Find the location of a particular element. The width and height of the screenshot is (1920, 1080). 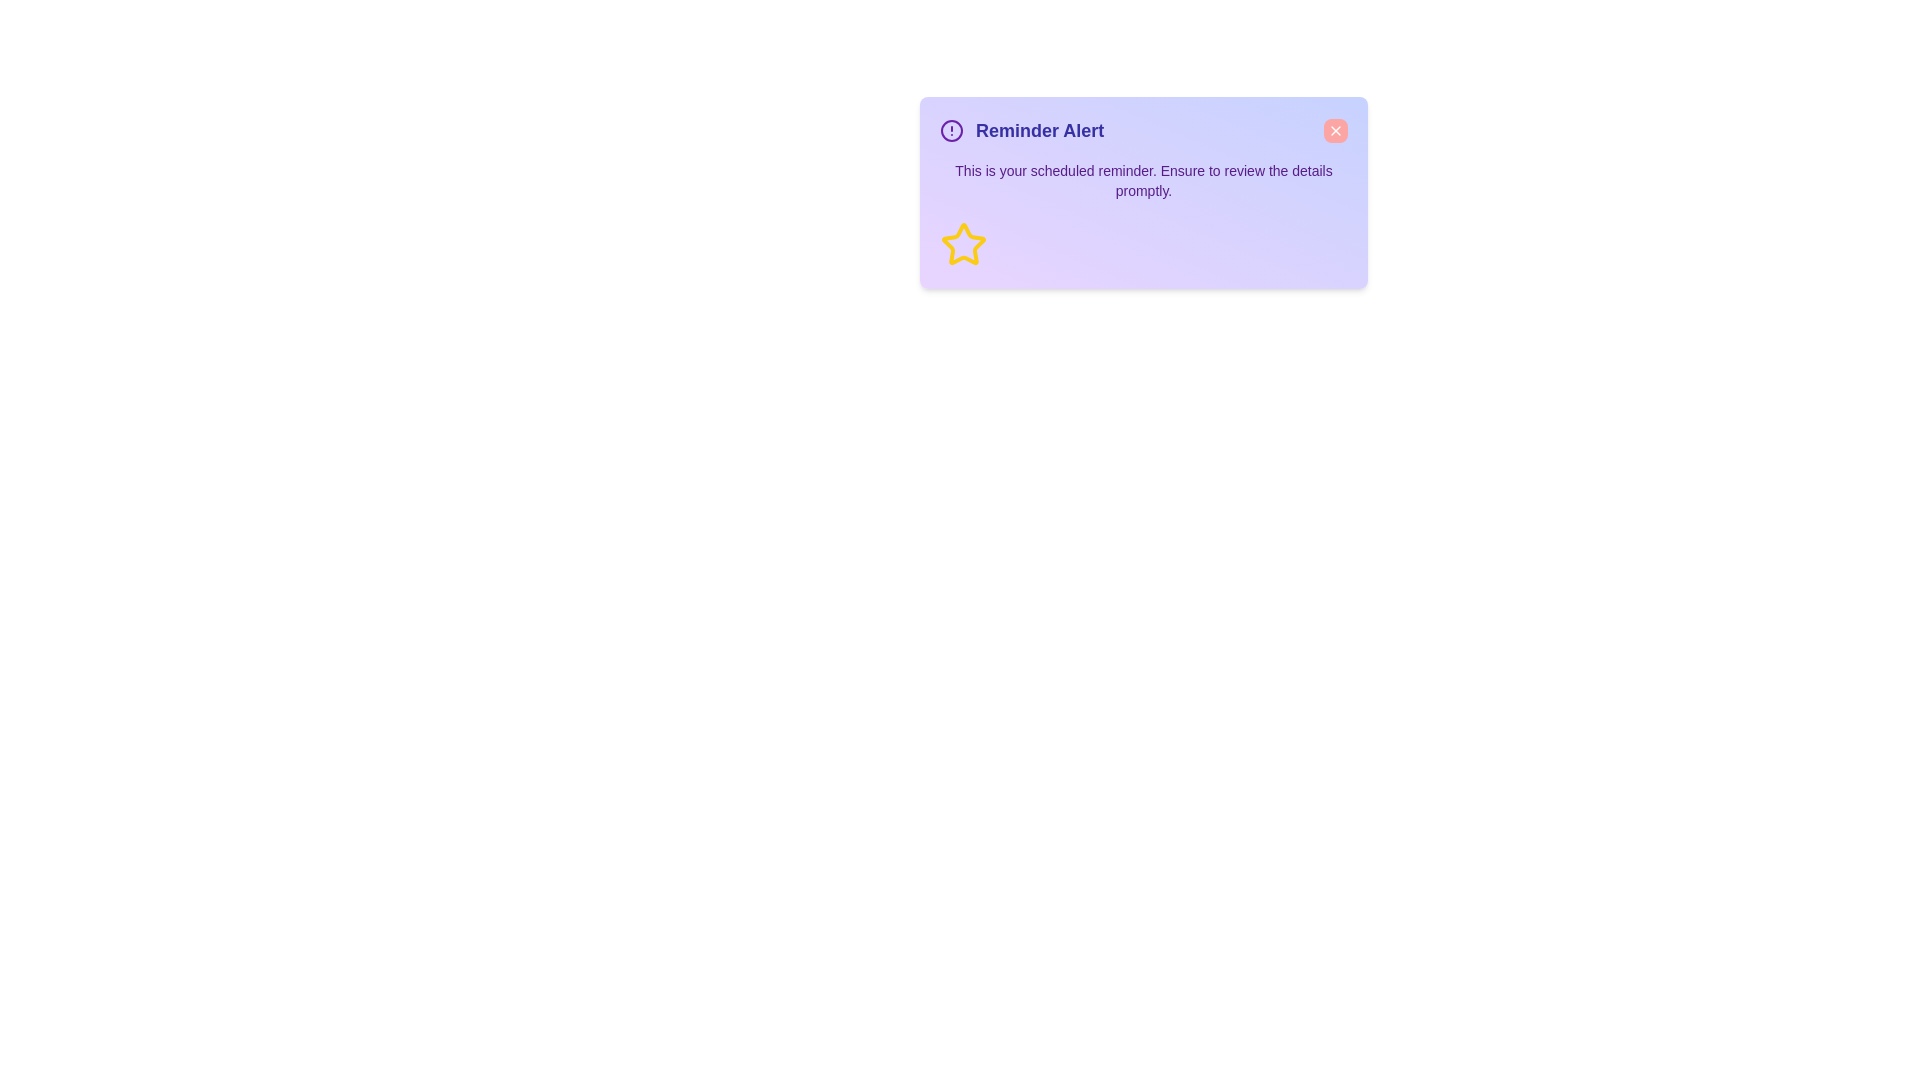

the close button to dismiss the alert is located at coordinates (1335, 131).